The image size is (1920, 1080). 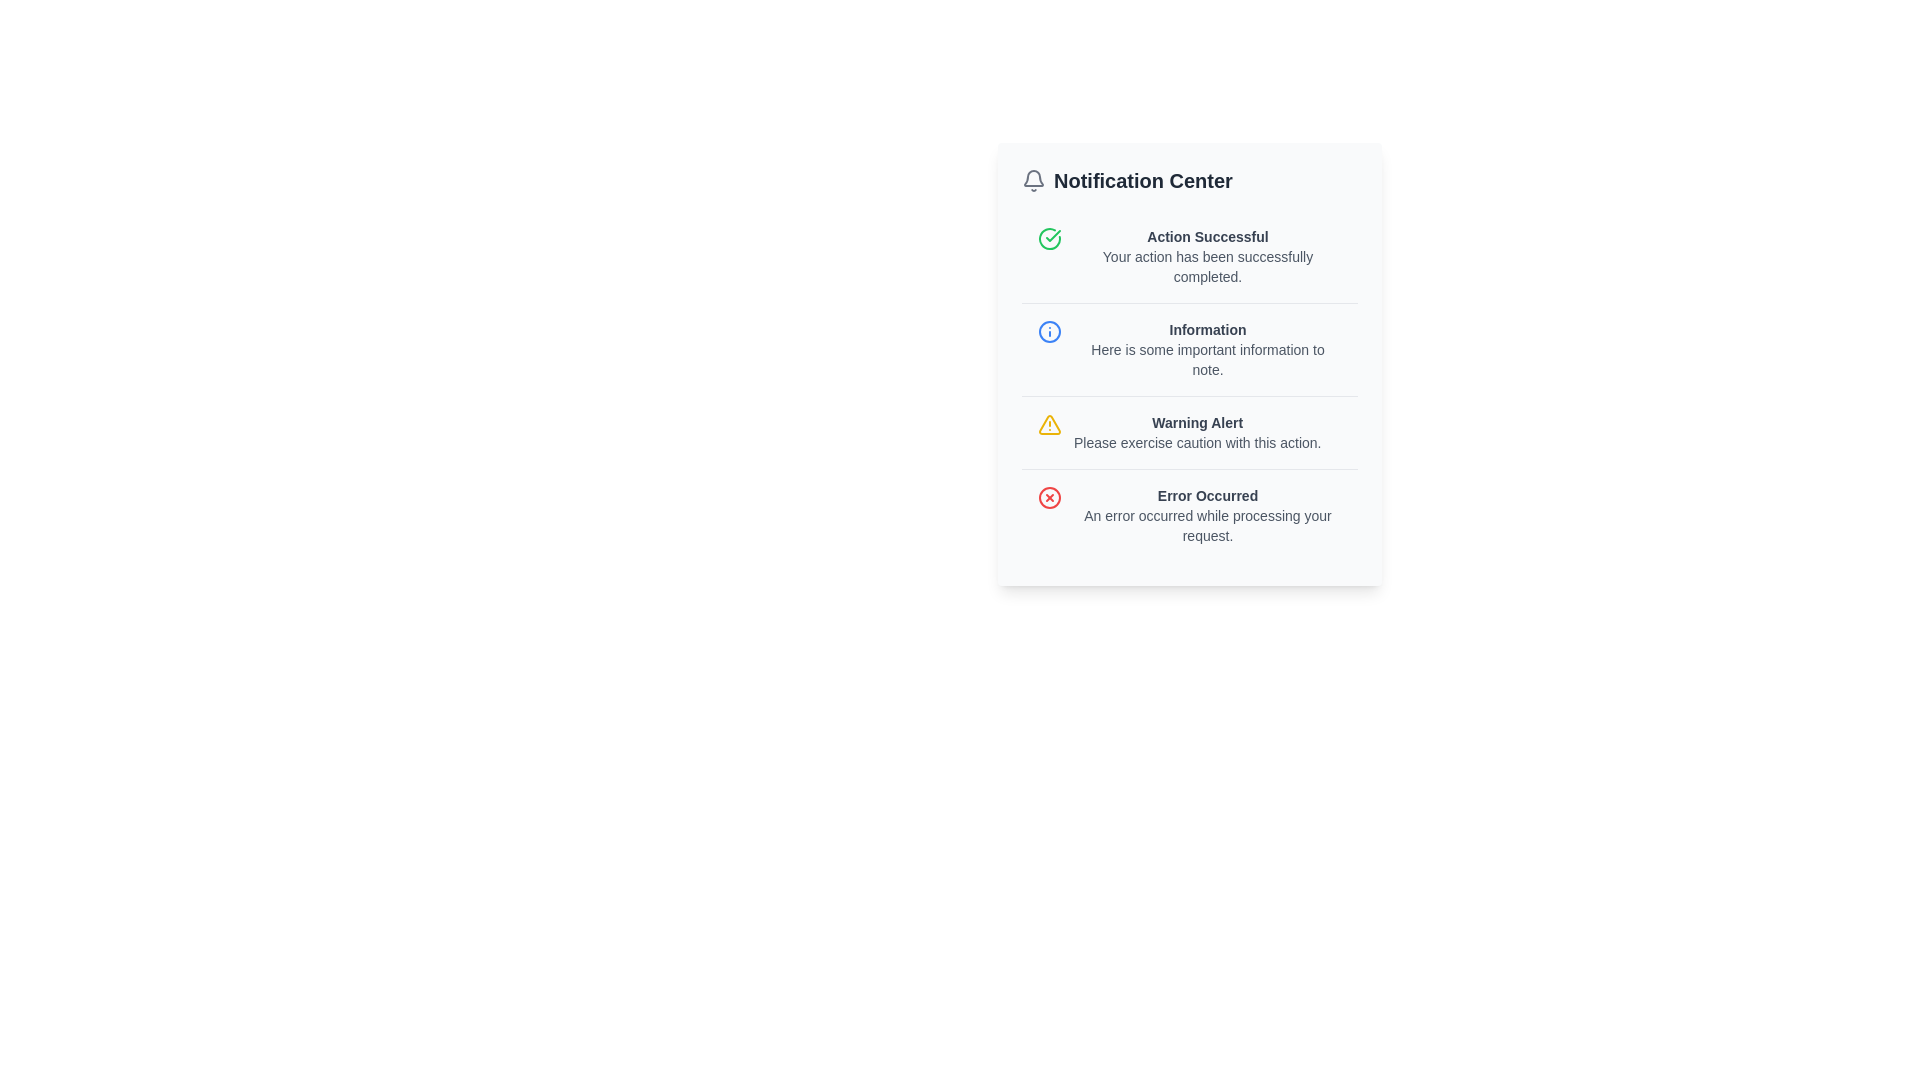 I want to click on the 'Action Successful' text label, which is styled as a header in a bold, small-sized font with grayish coloring, located in the notification center panel, so click(x=1207, y=235).